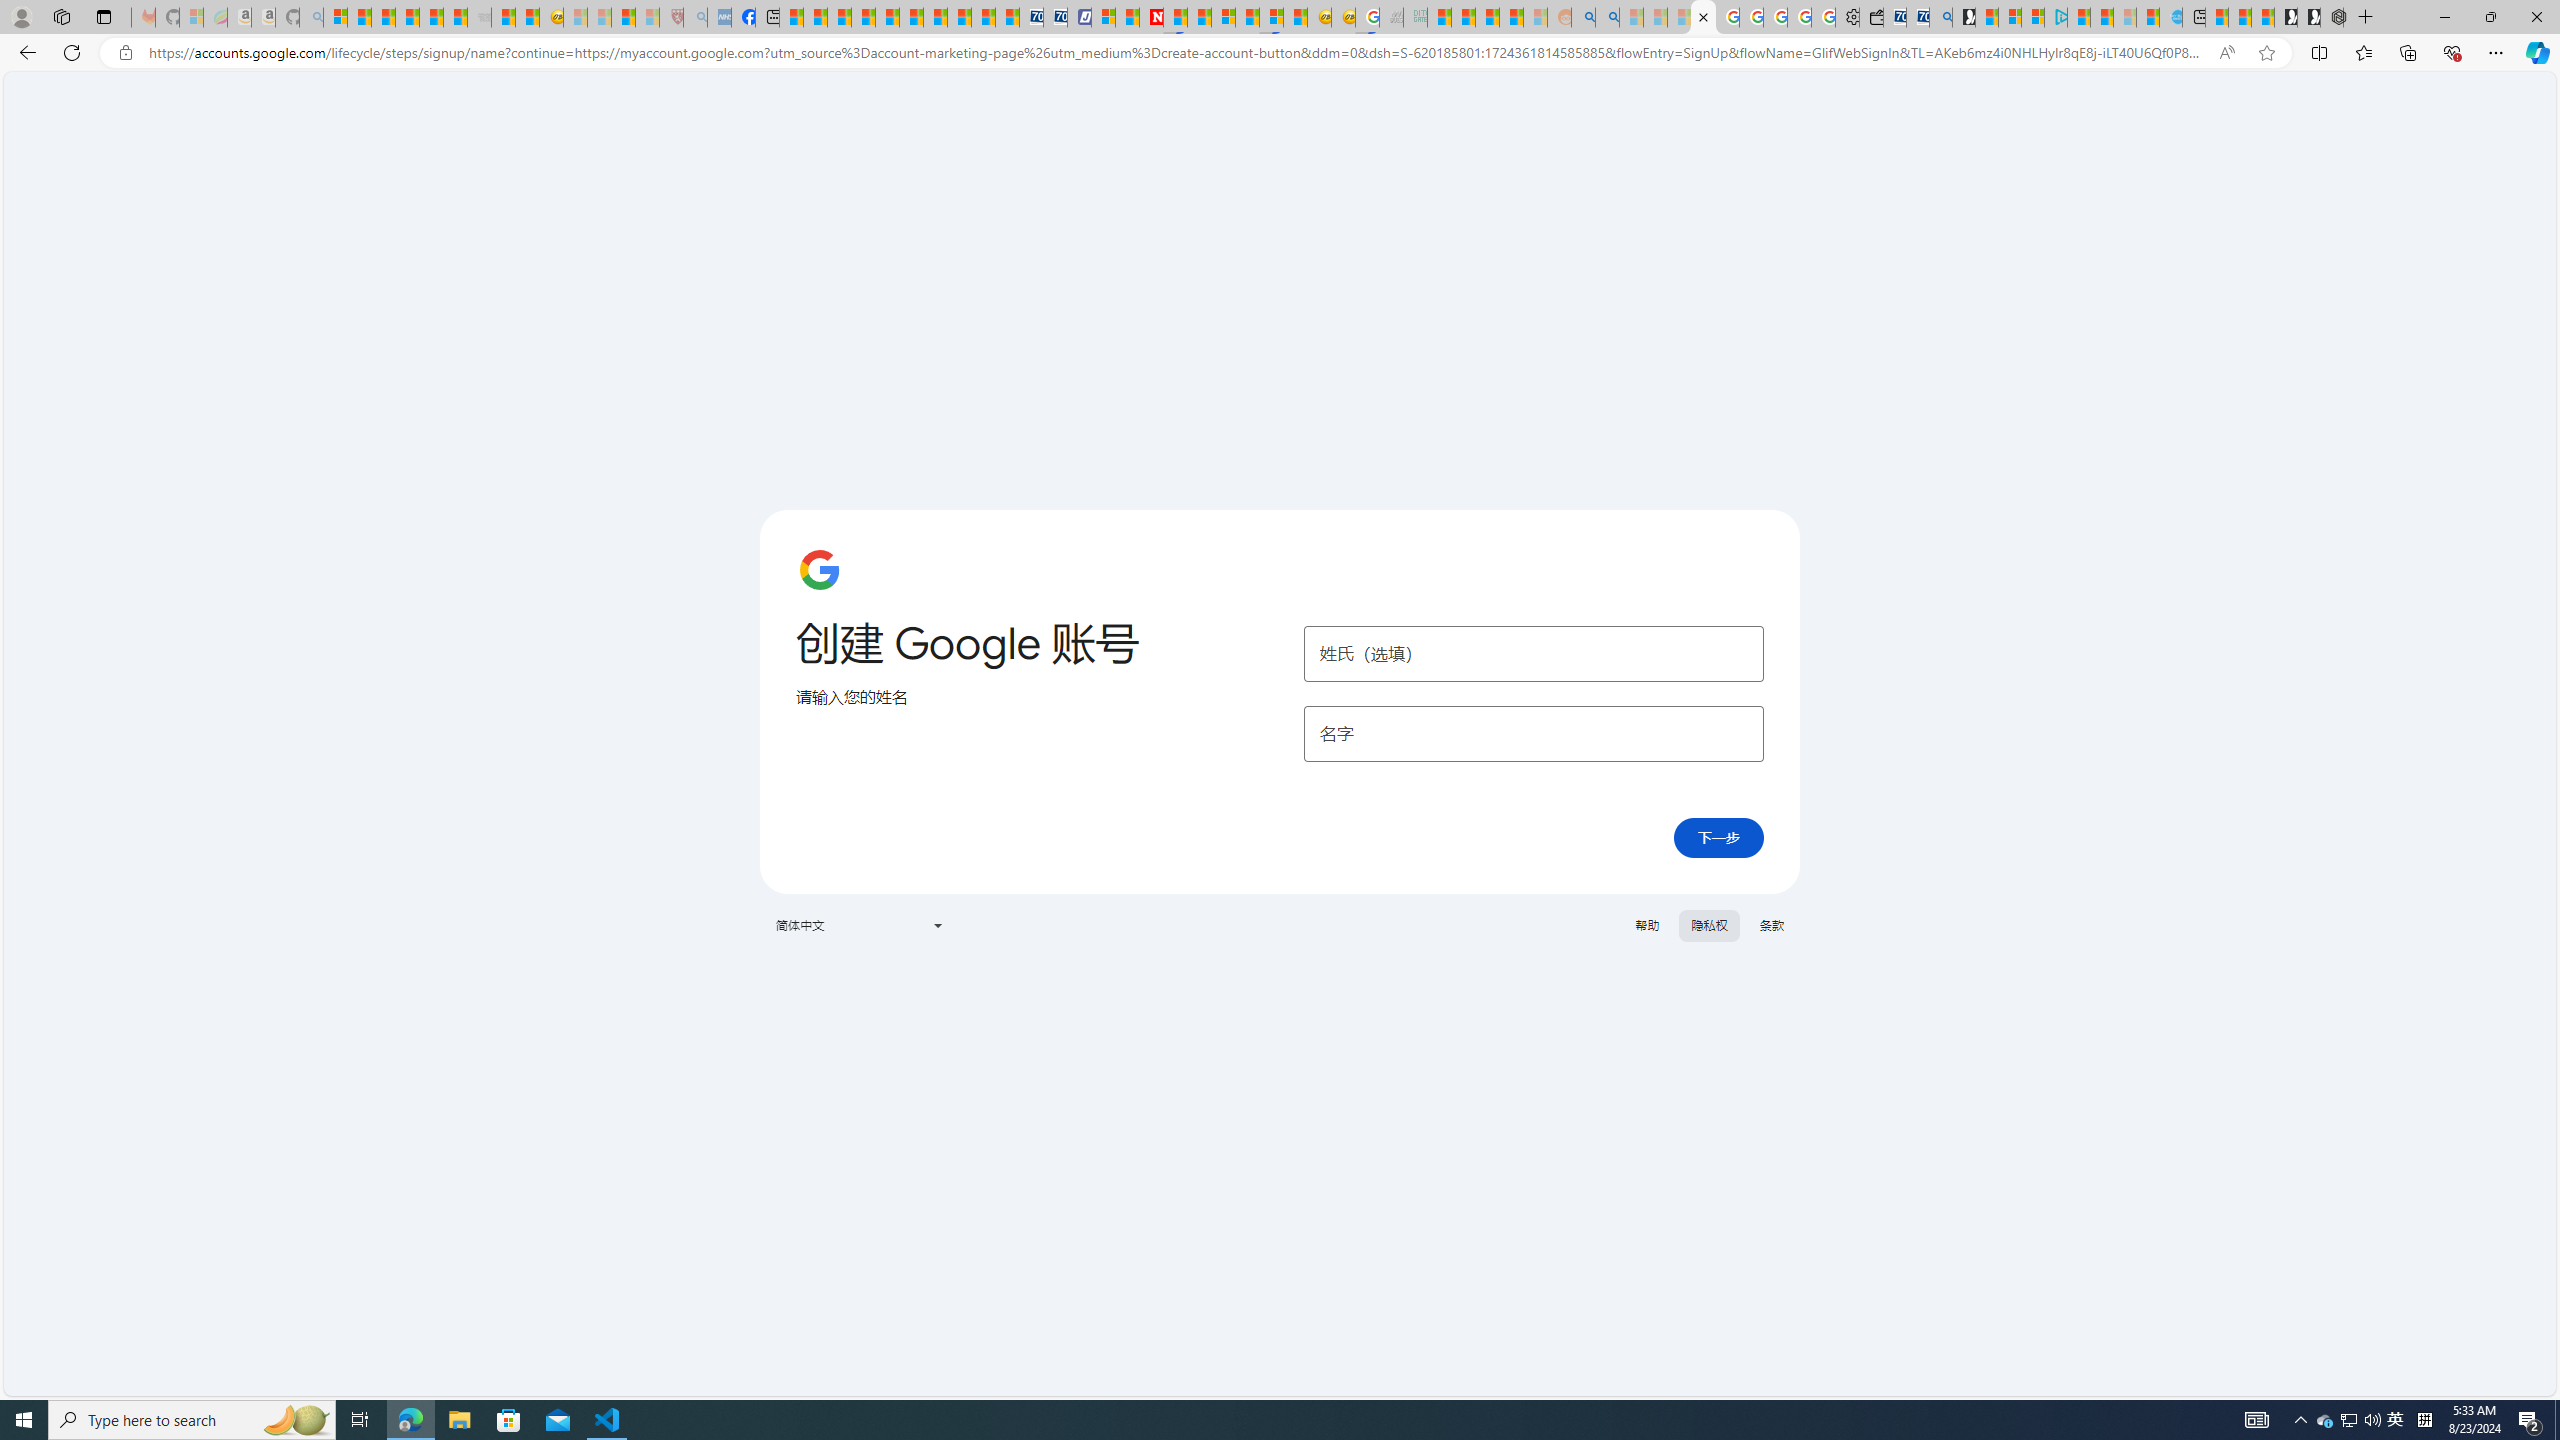 This screenshot has height=1440, width=2560. I want to click on 'Latest Politics News & Archive | Newsweek.com', so click(1151, 16).